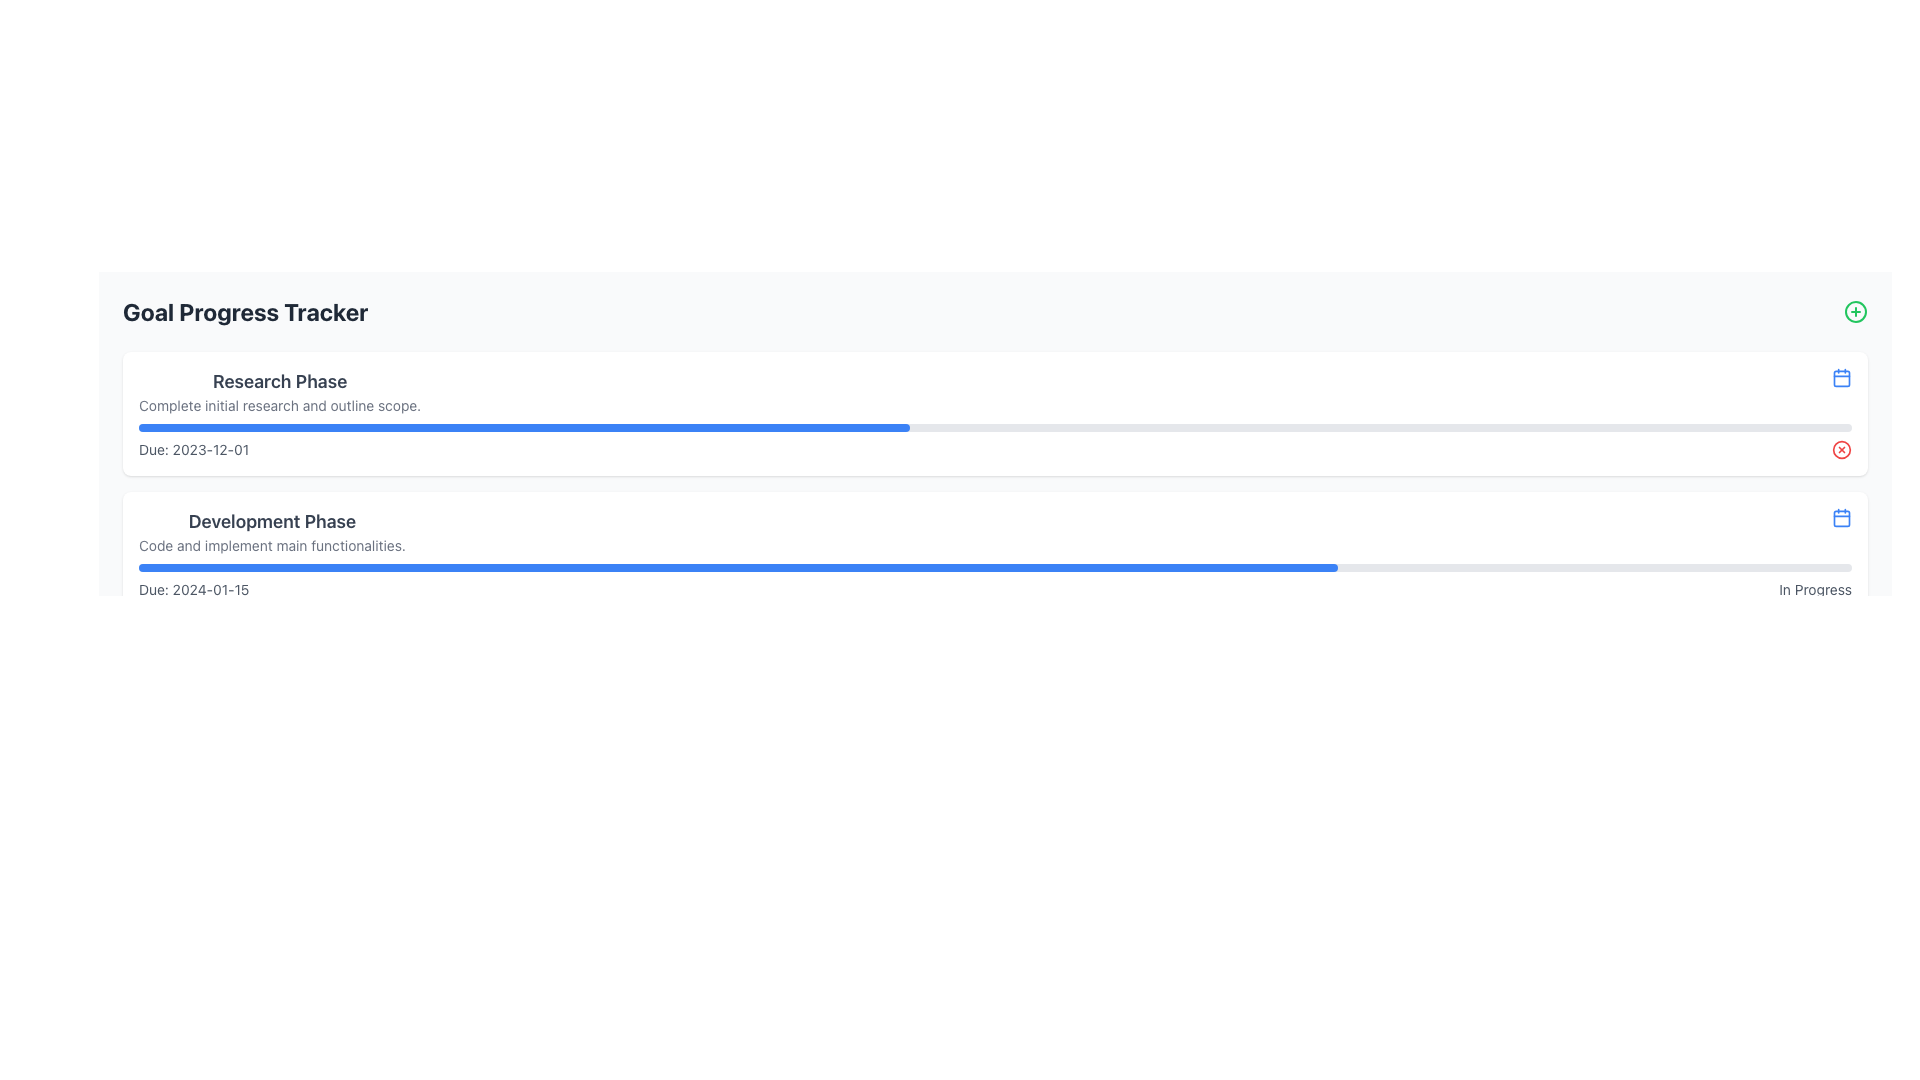 The image size is (1920, 1080). What do you see at coordinates (271, 520) in the screenshot?
I see `the non-interactive header text label that indicates the phase of development in the progress tracking system` at bounding box center [271, 520].